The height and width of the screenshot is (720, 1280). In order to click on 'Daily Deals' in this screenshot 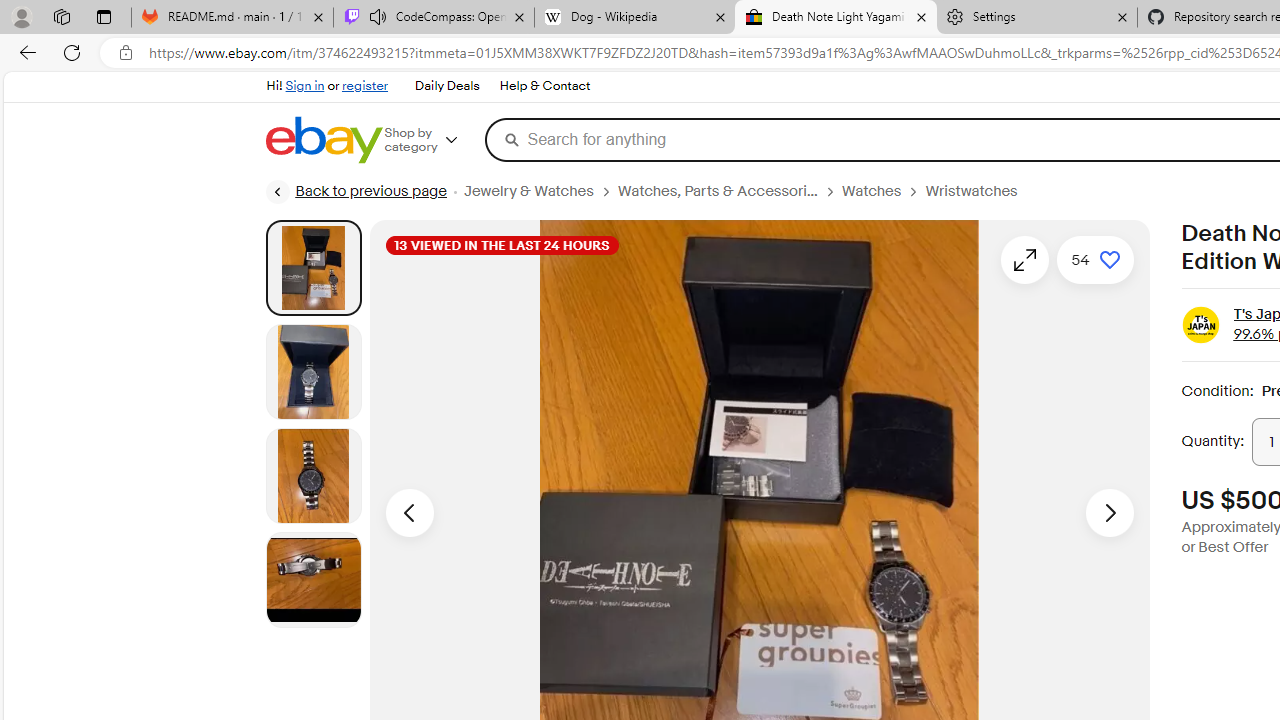, I will do `click(445, 85)`.